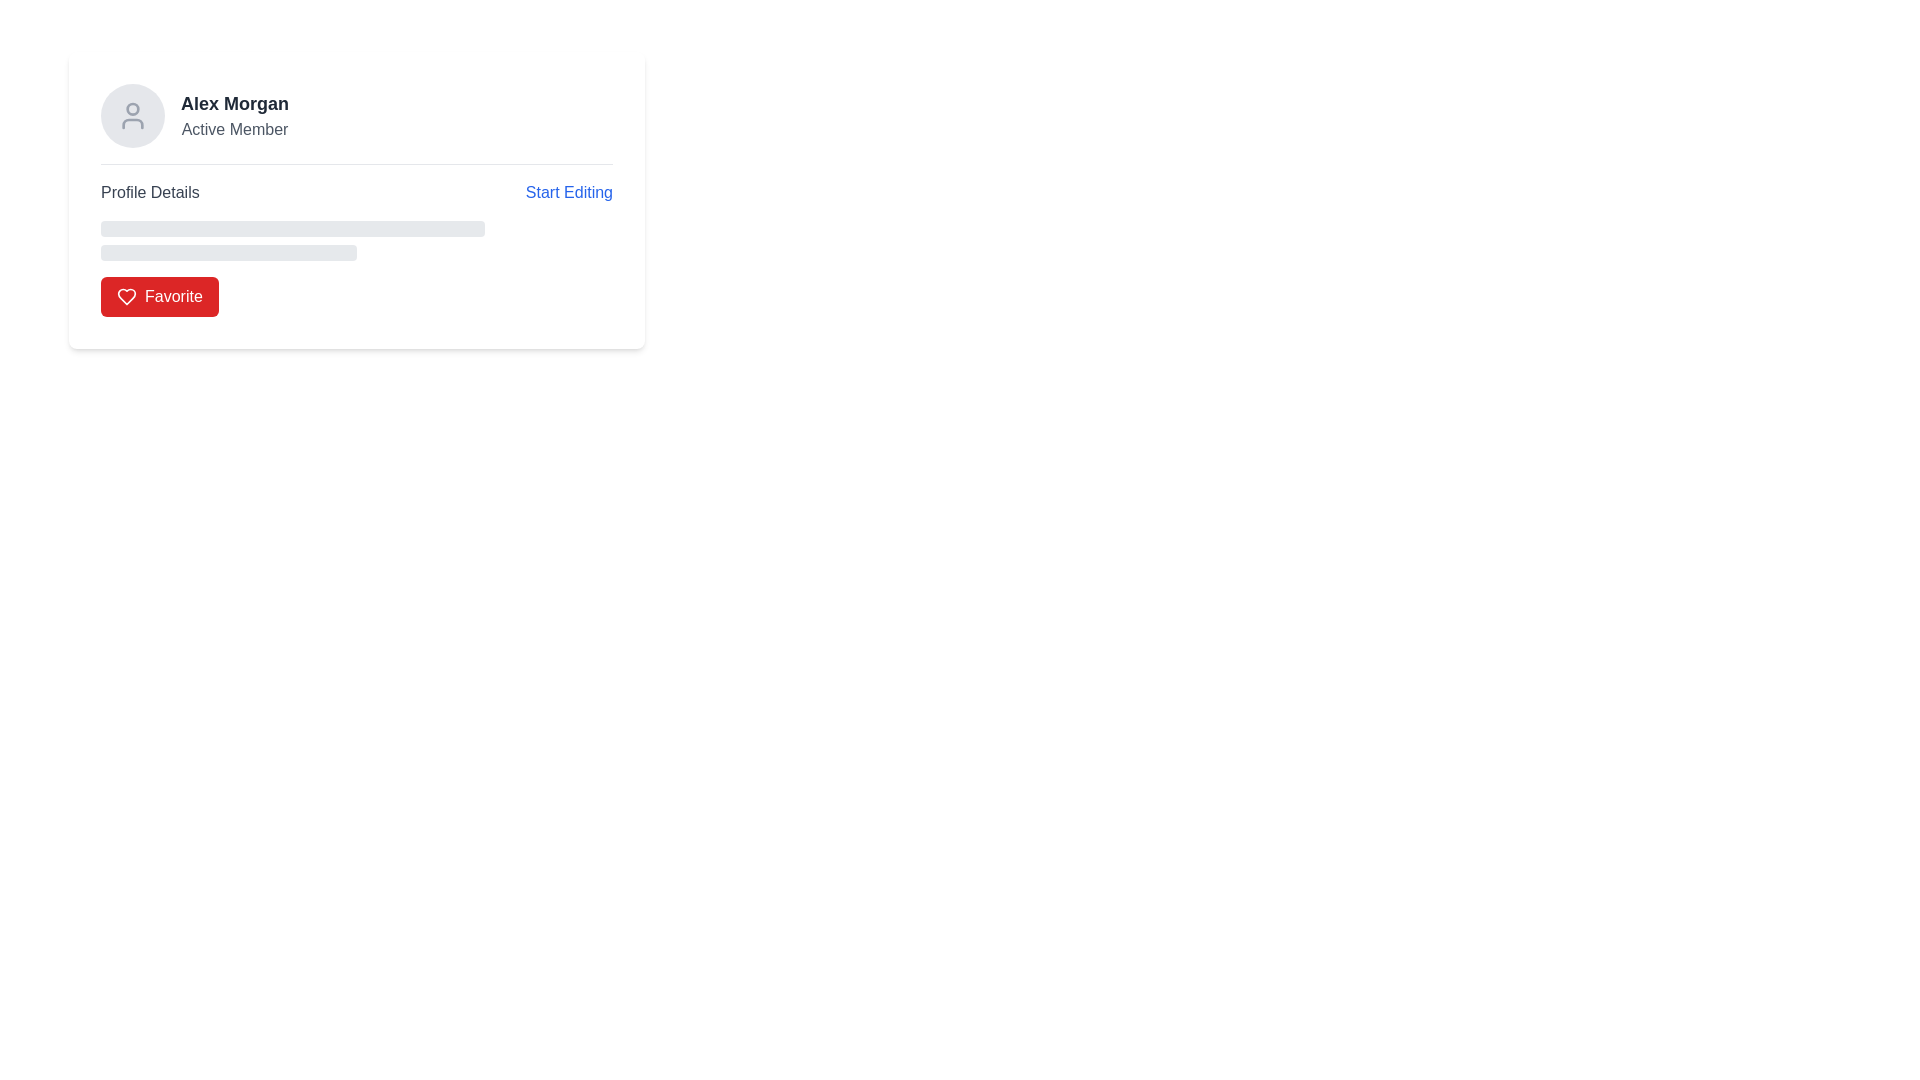 The width and height of the screenshot is (1920, 1080). Describe the element at coordinates (132, 109) in the screenshot. I see `the small circle located inside the circular profile icon at the top-left corner of the user card` at that location.